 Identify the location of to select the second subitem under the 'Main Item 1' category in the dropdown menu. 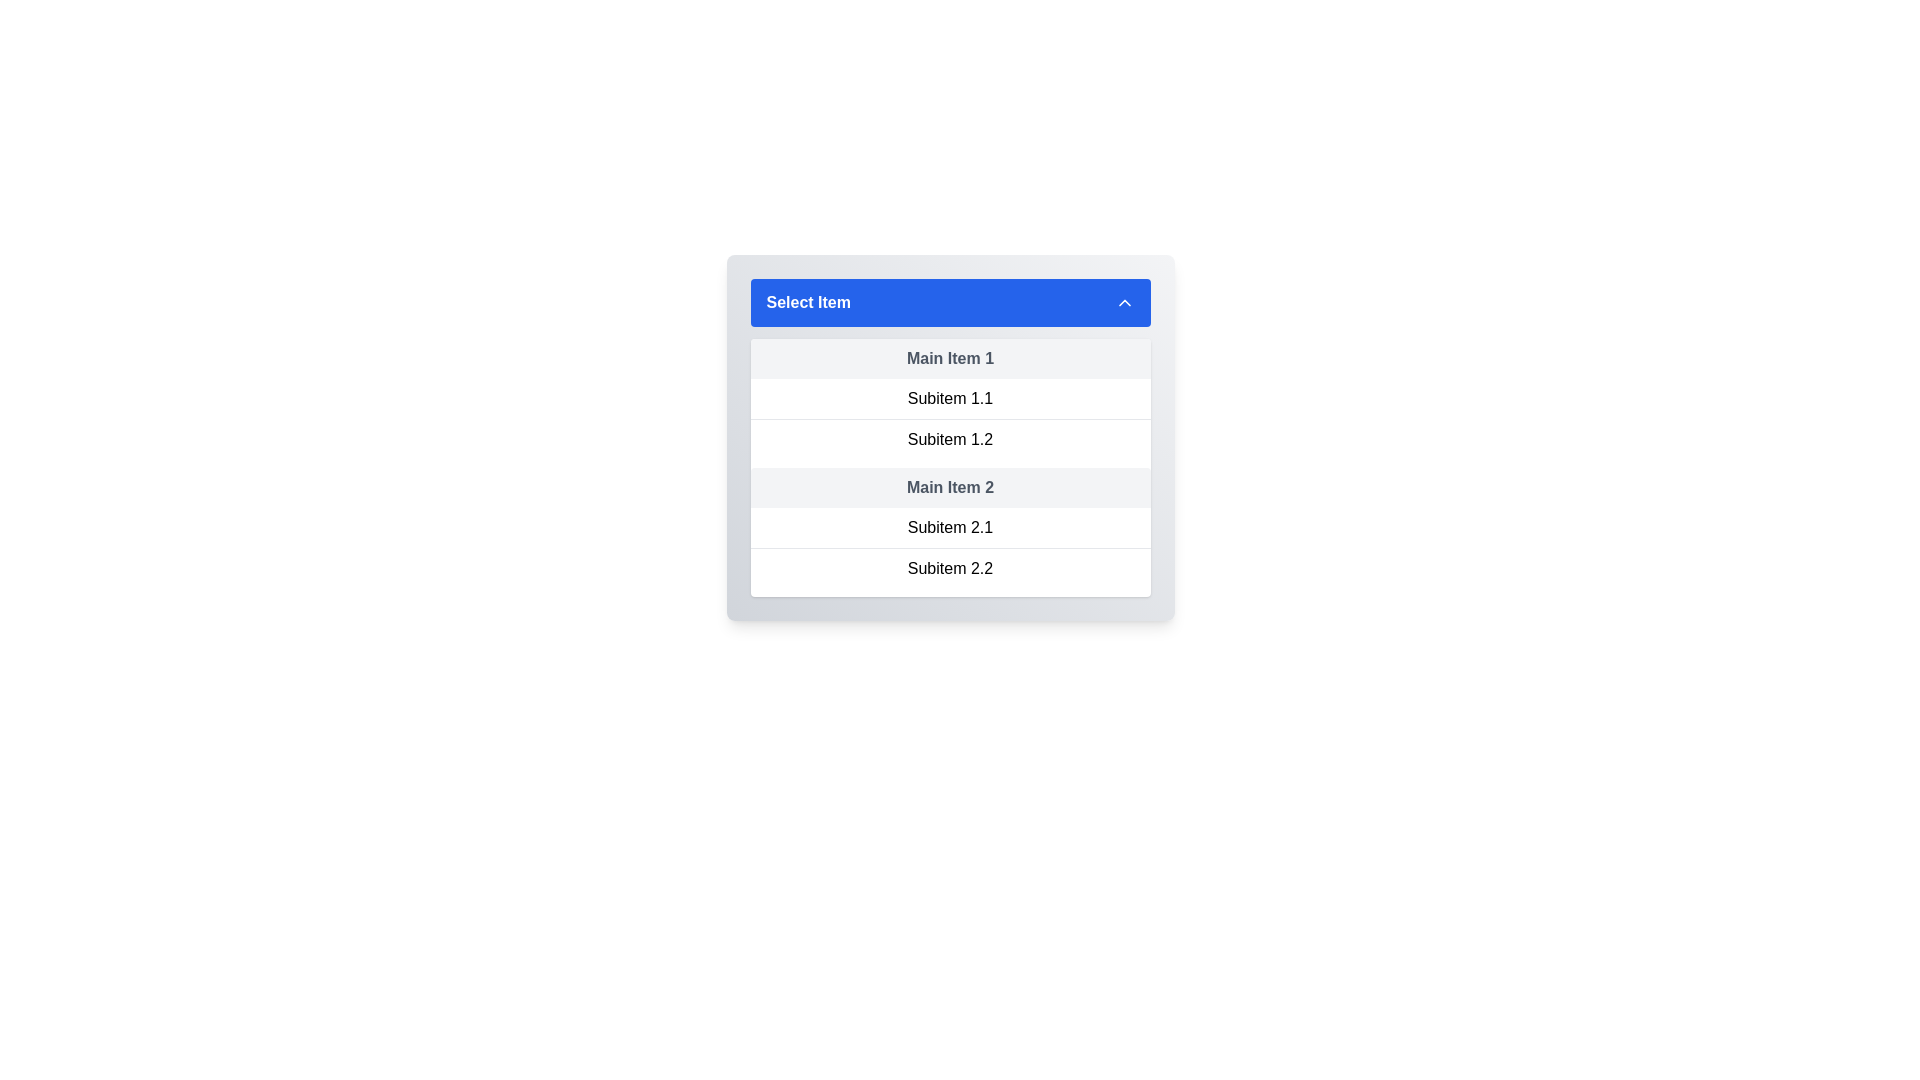
(949, 438).